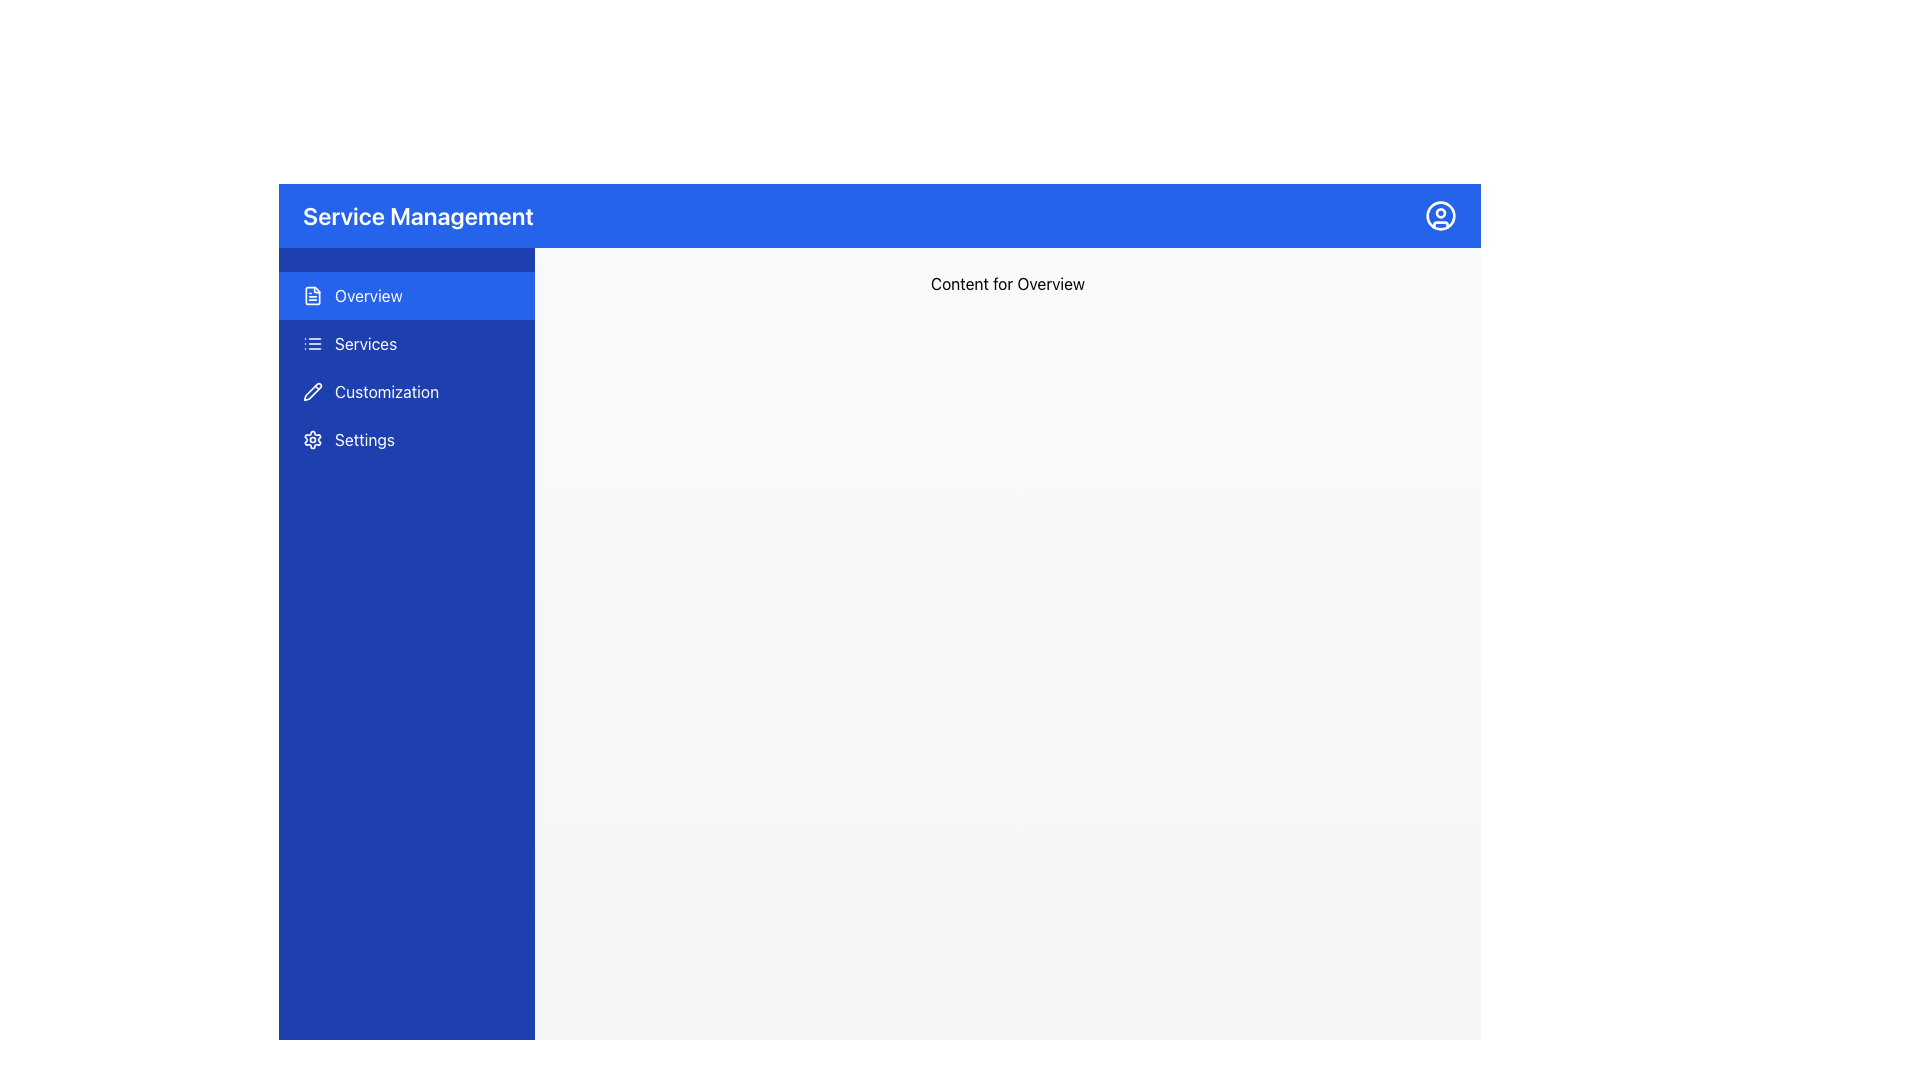  Describe the element at coordinates (387, 392) in the screenshot. I see `the 'Customization' label in the side menu of the dashboard` at that location.